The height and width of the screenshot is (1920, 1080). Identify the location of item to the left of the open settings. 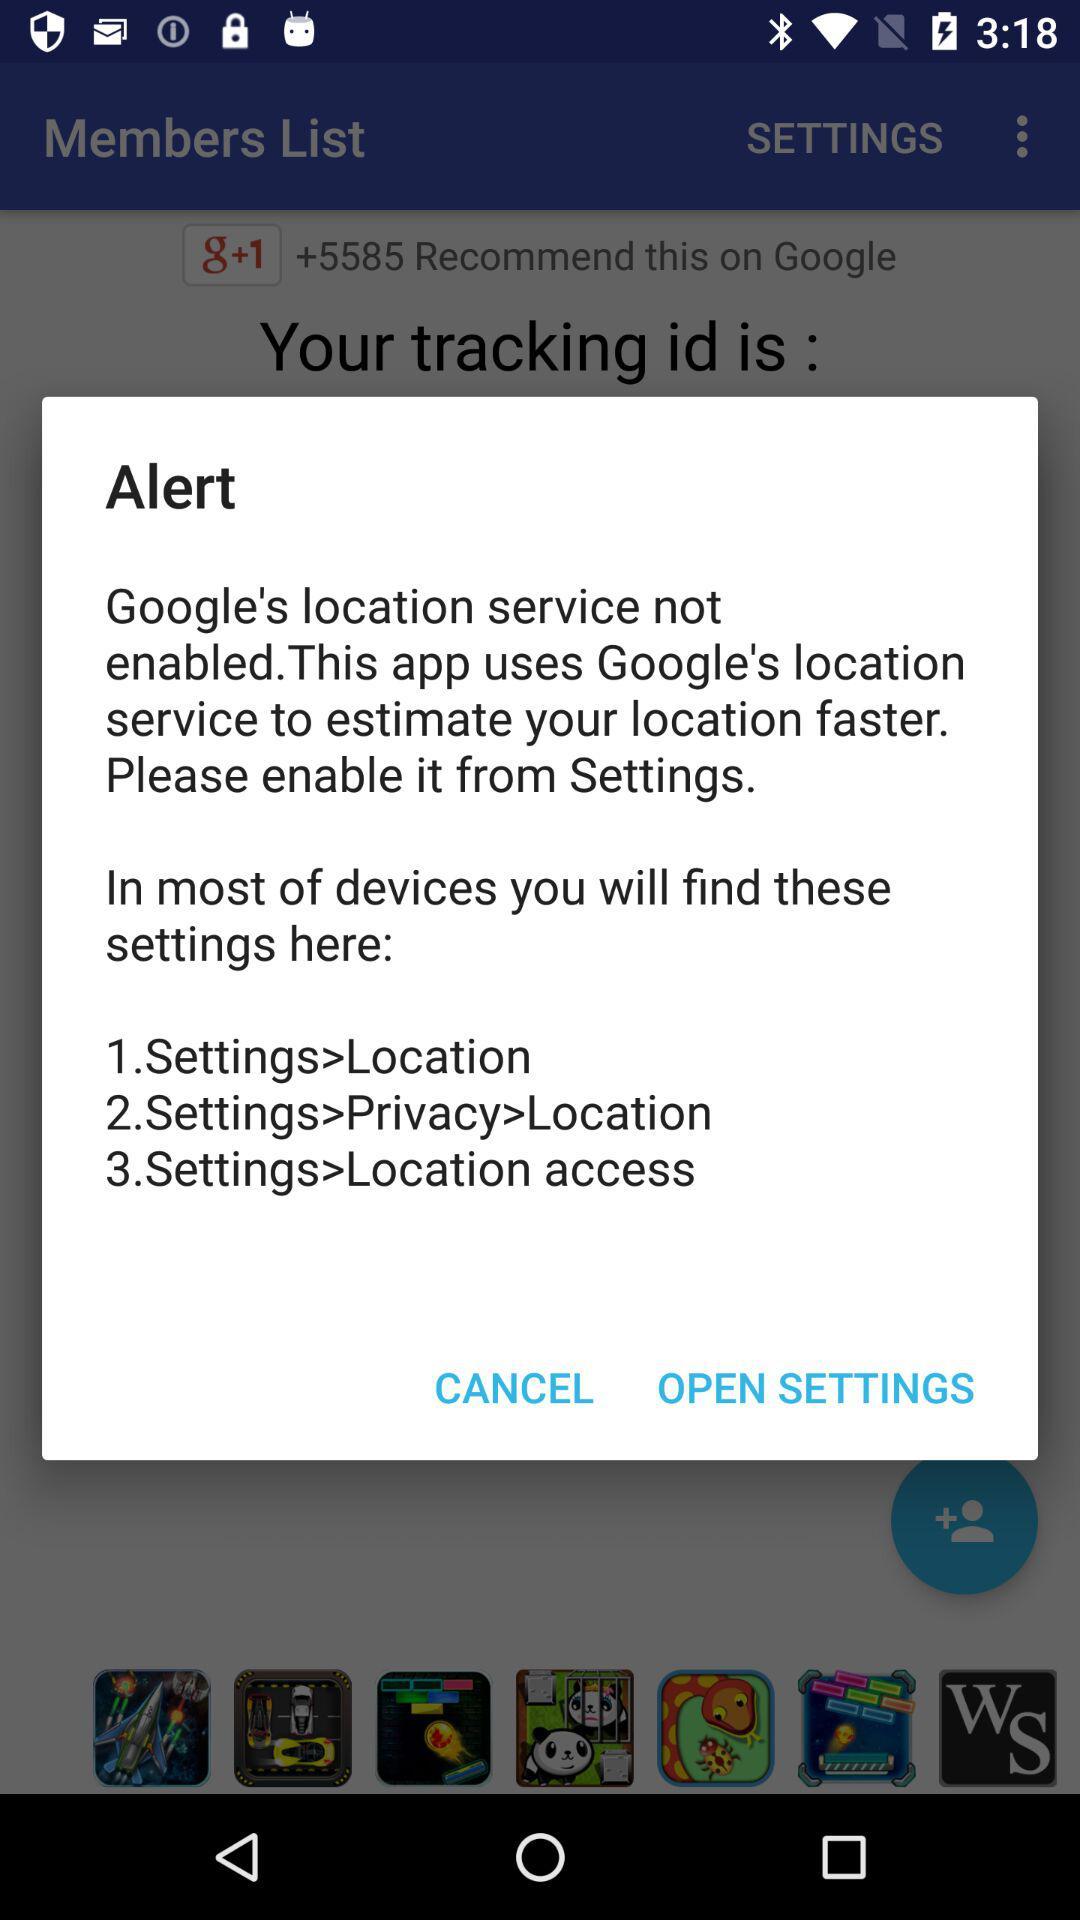
(513, 1385).